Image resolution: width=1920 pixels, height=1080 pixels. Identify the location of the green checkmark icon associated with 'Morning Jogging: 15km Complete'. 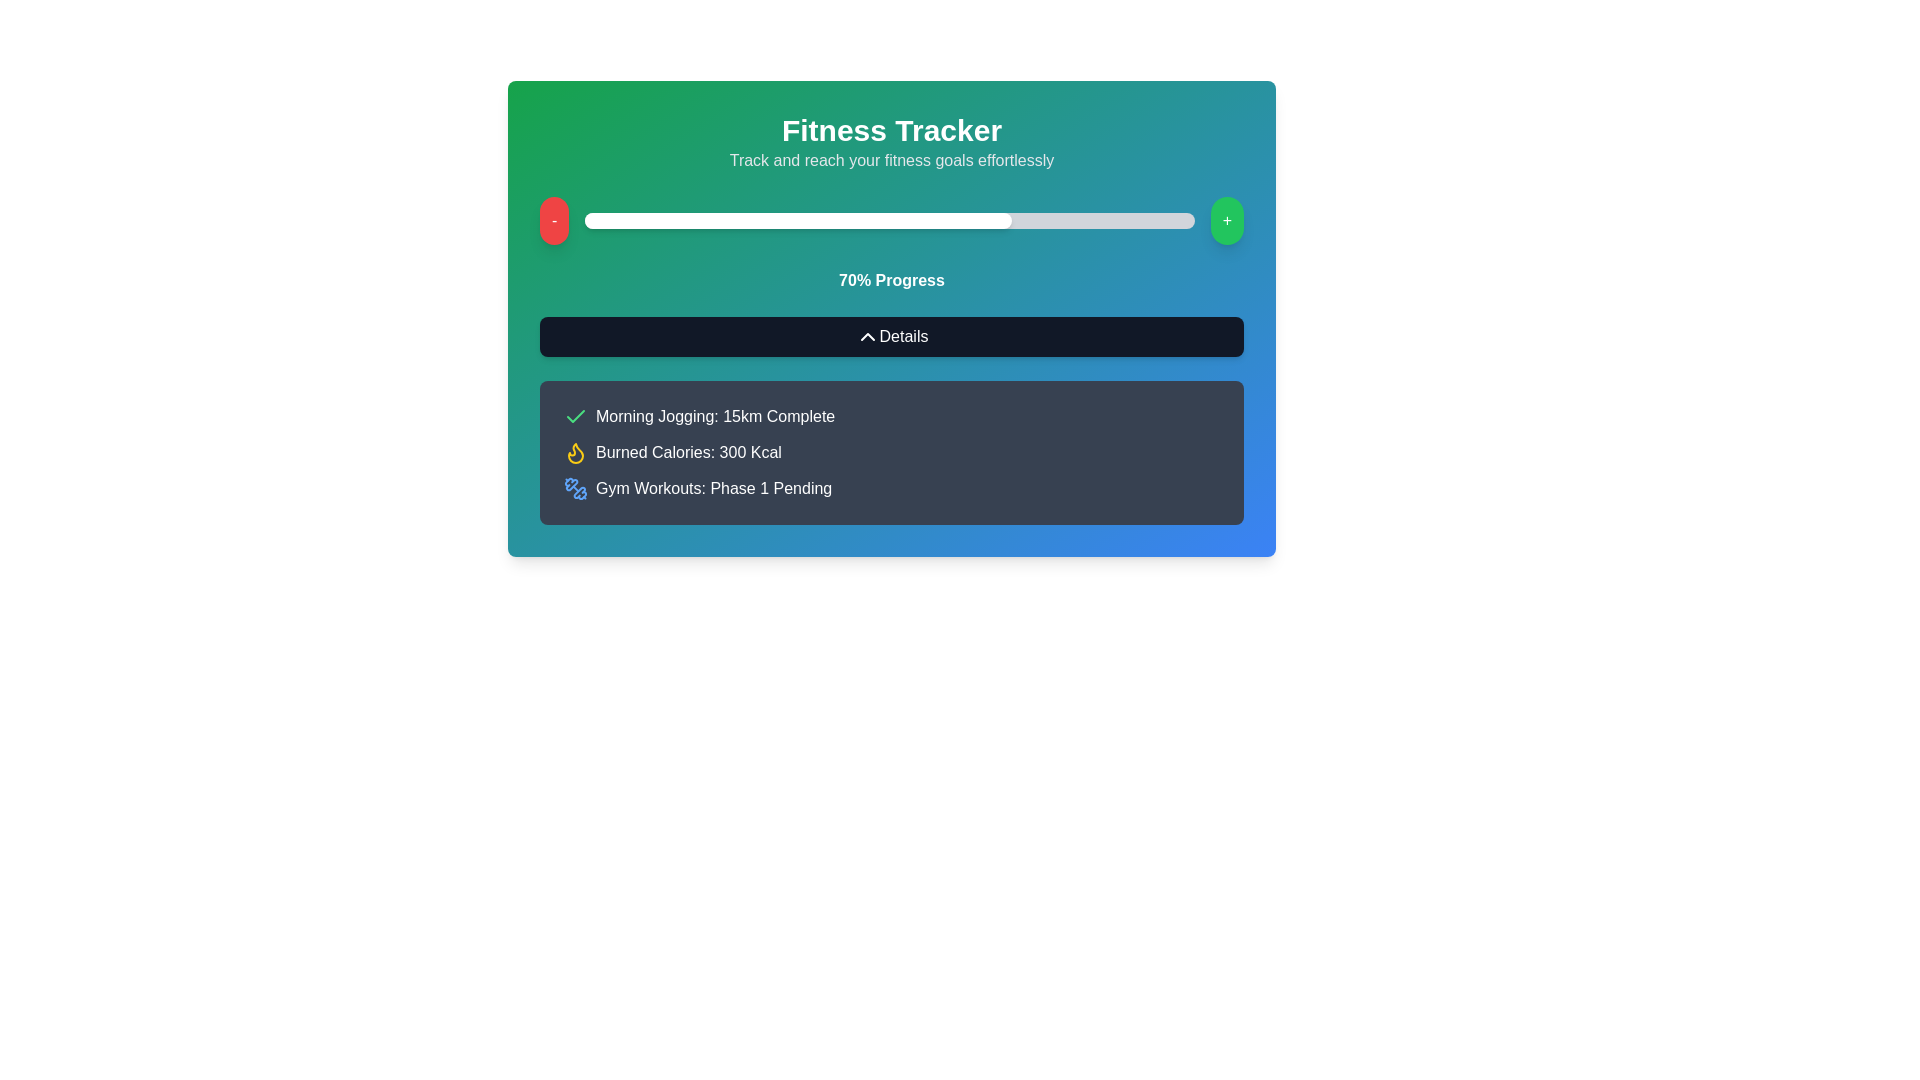
(575, 415).